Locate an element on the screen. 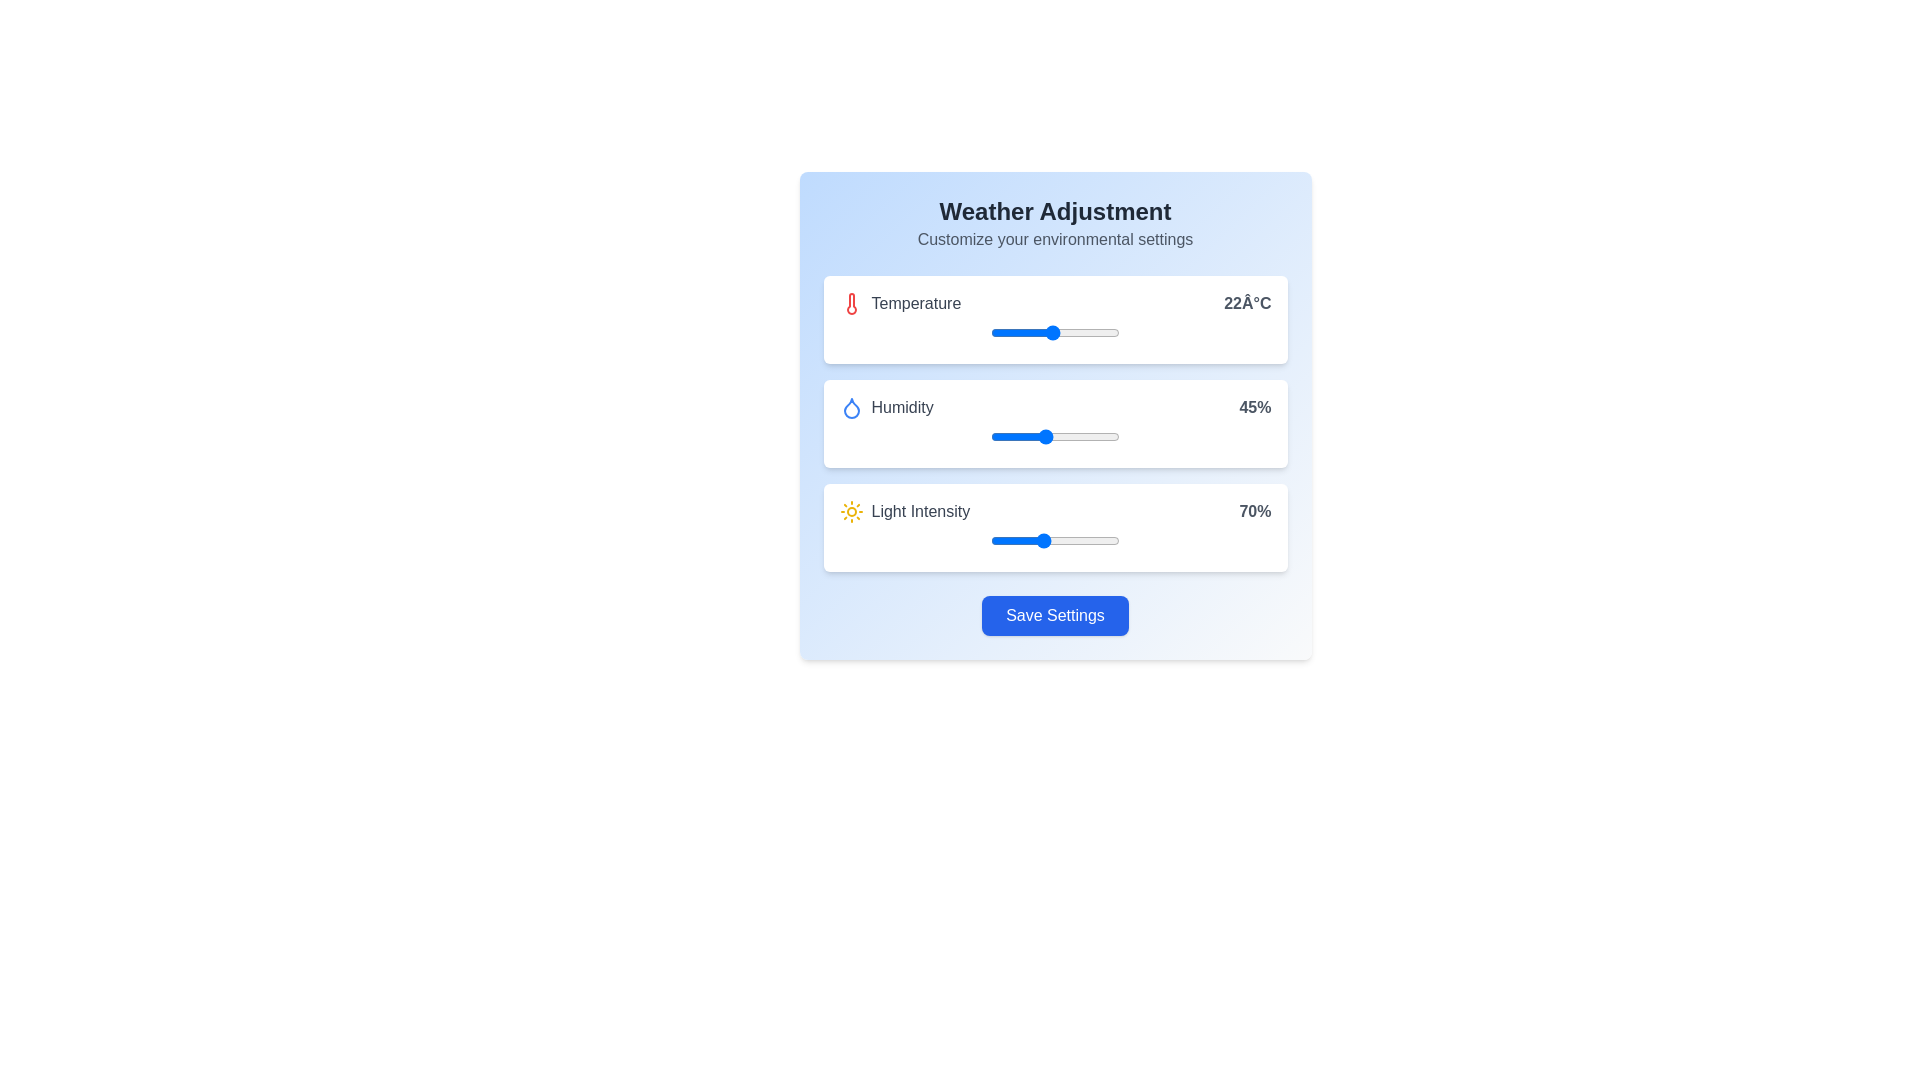 This screenshot has height=1080, width=1920. the text label displaying '45%' in bold gray font, located to the right of the 'Humidity' label and droplet icon is located at coordinates (1254, 407).